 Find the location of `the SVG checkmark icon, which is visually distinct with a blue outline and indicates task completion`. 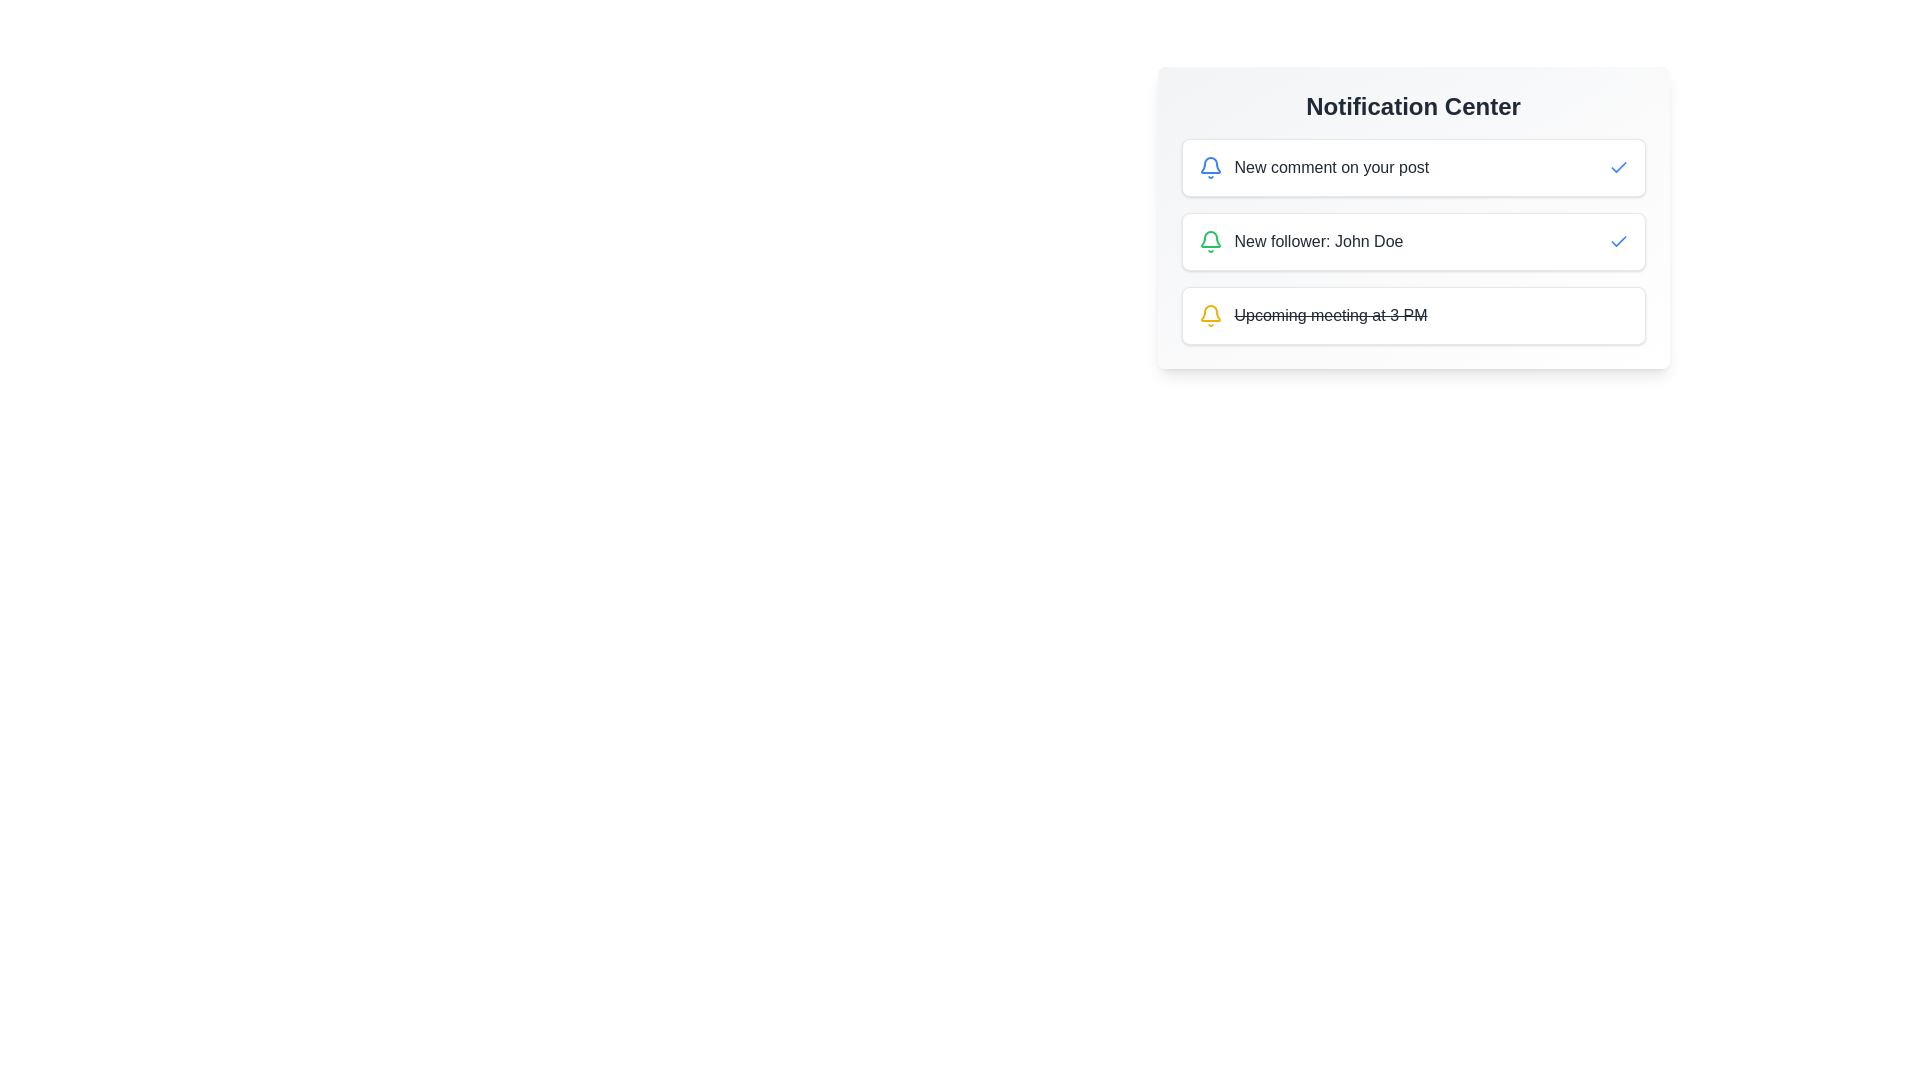

the SVG checkmark icon, which is visually distinct with a blue outline and indicates task completion is located at coordinates (1618, 166).